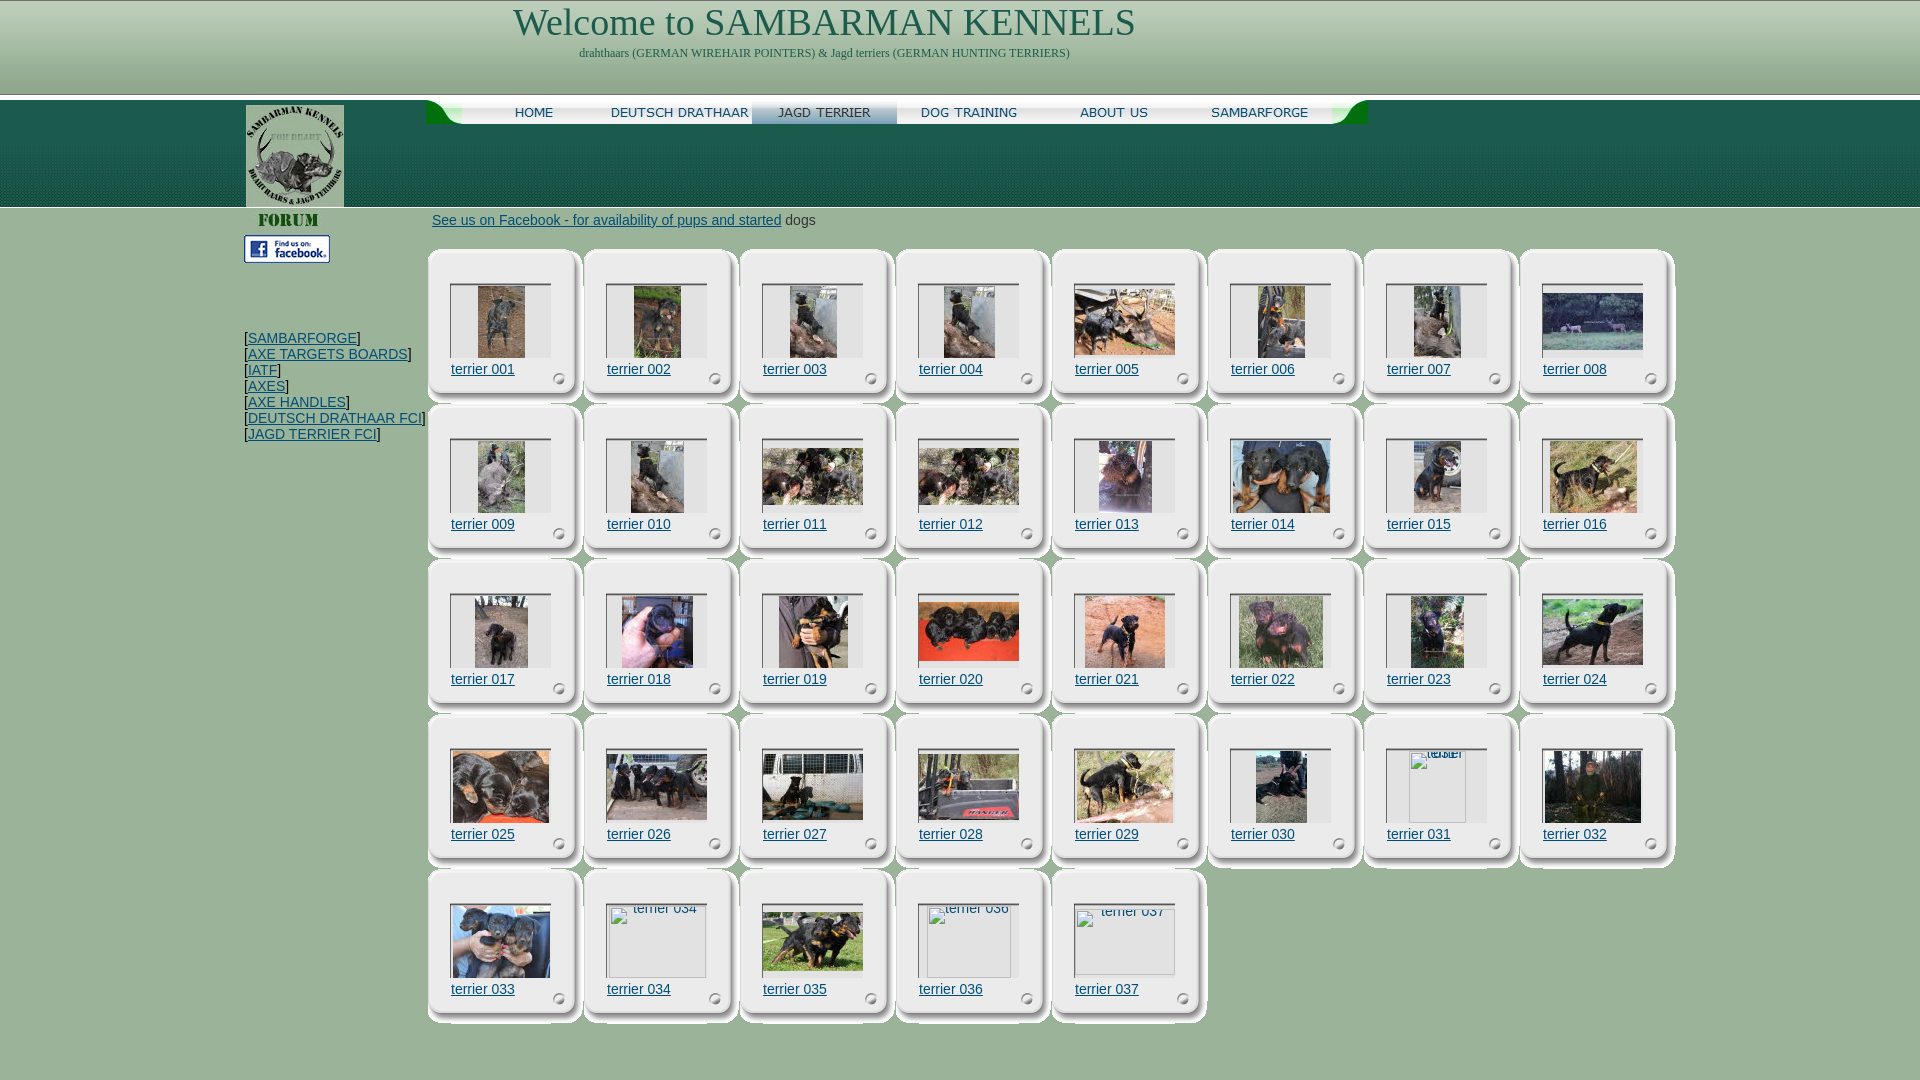 The height and width of the screenshot is (1080, 1920). What do you see at coordinates (1386, 833) in the screenshot?
I see `'terrier 031'` at bounding box center [1386, 833].